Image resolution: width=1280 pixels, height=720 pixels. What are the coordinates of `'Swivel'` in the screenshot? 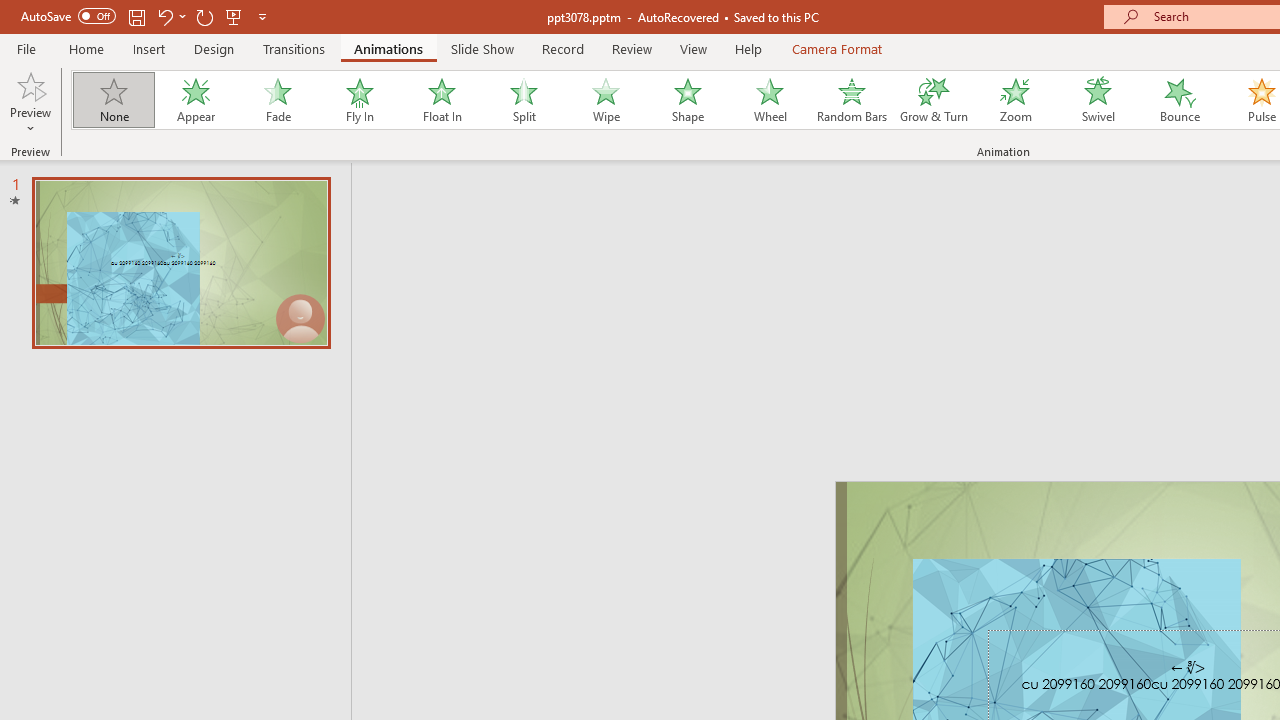 It's located at (1097, 100).